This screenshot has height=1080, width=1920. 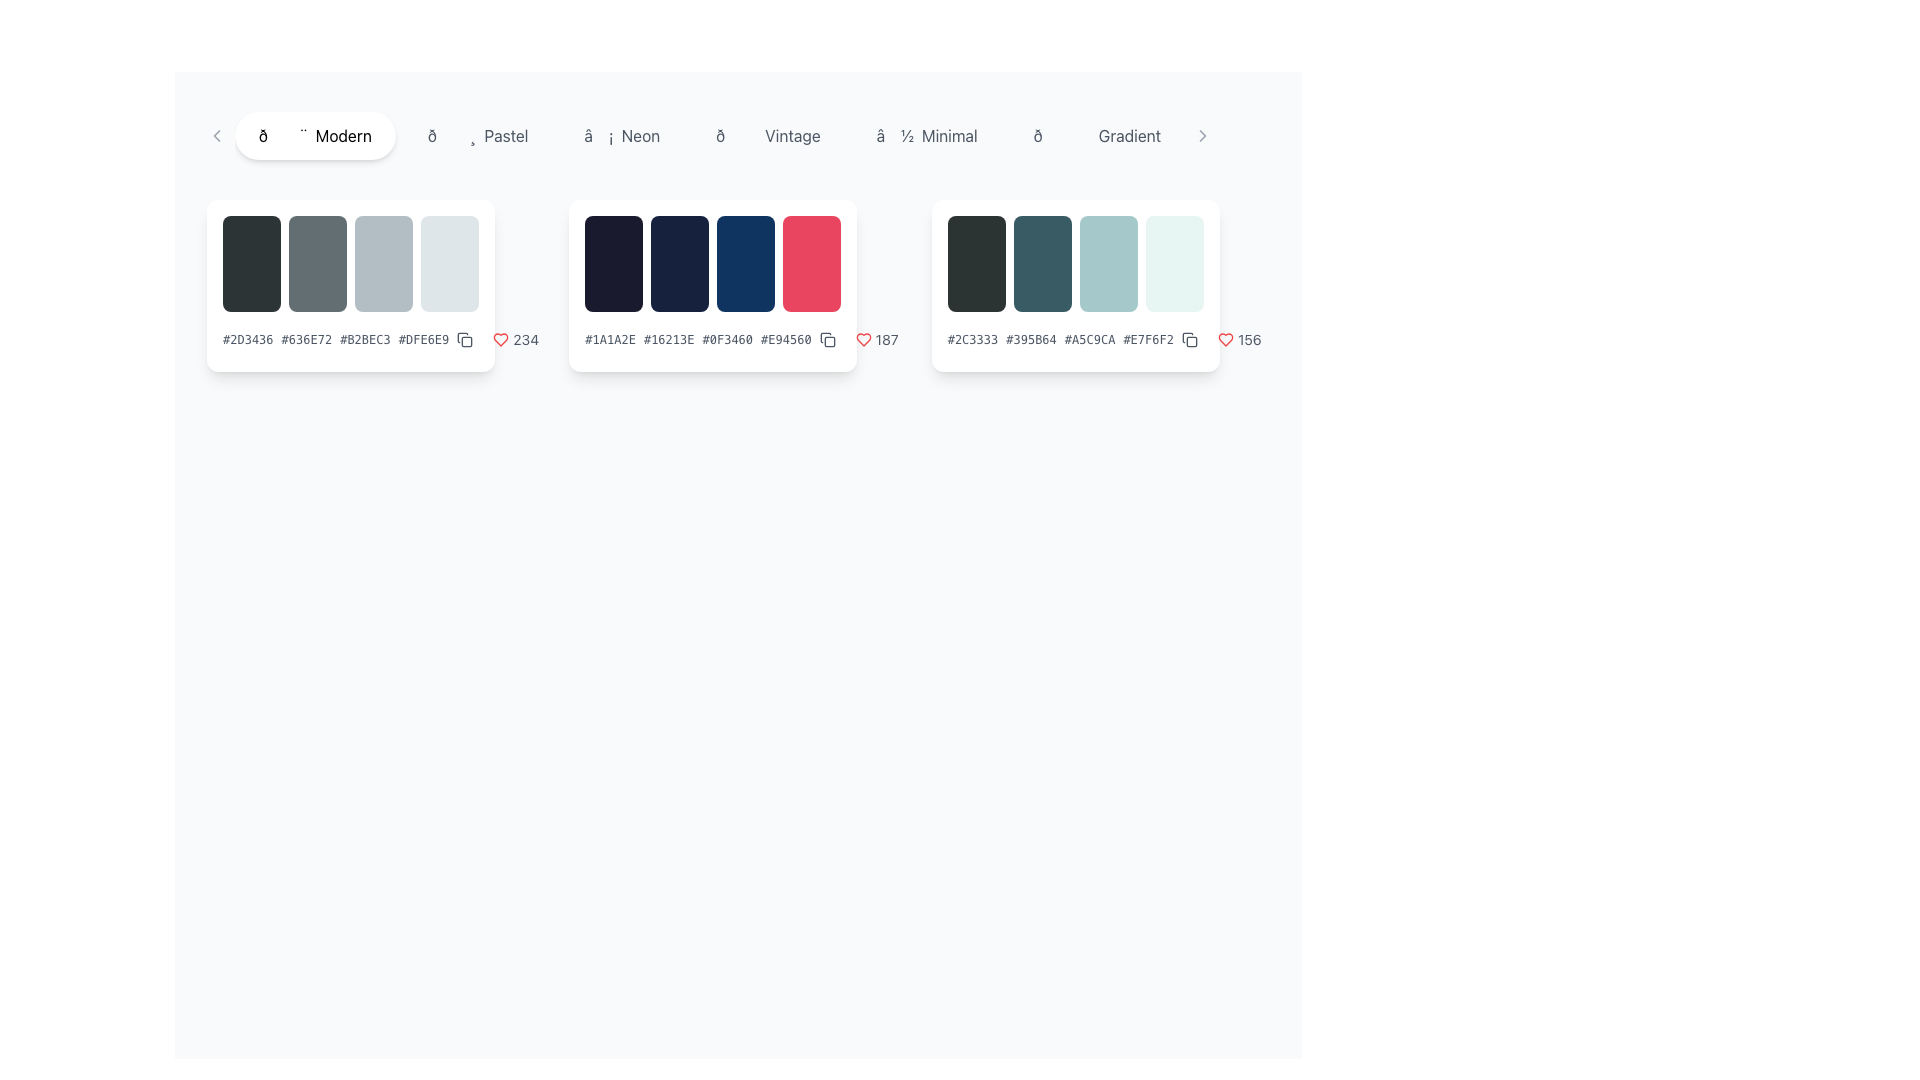 What do you see at coordinates (972, 338) in the screenshot?
I see `the text element that displays the hexadecimal color code, located inside the rightmost palette card in the top-right quadrant of the interface` at bounding box center [972, 338].